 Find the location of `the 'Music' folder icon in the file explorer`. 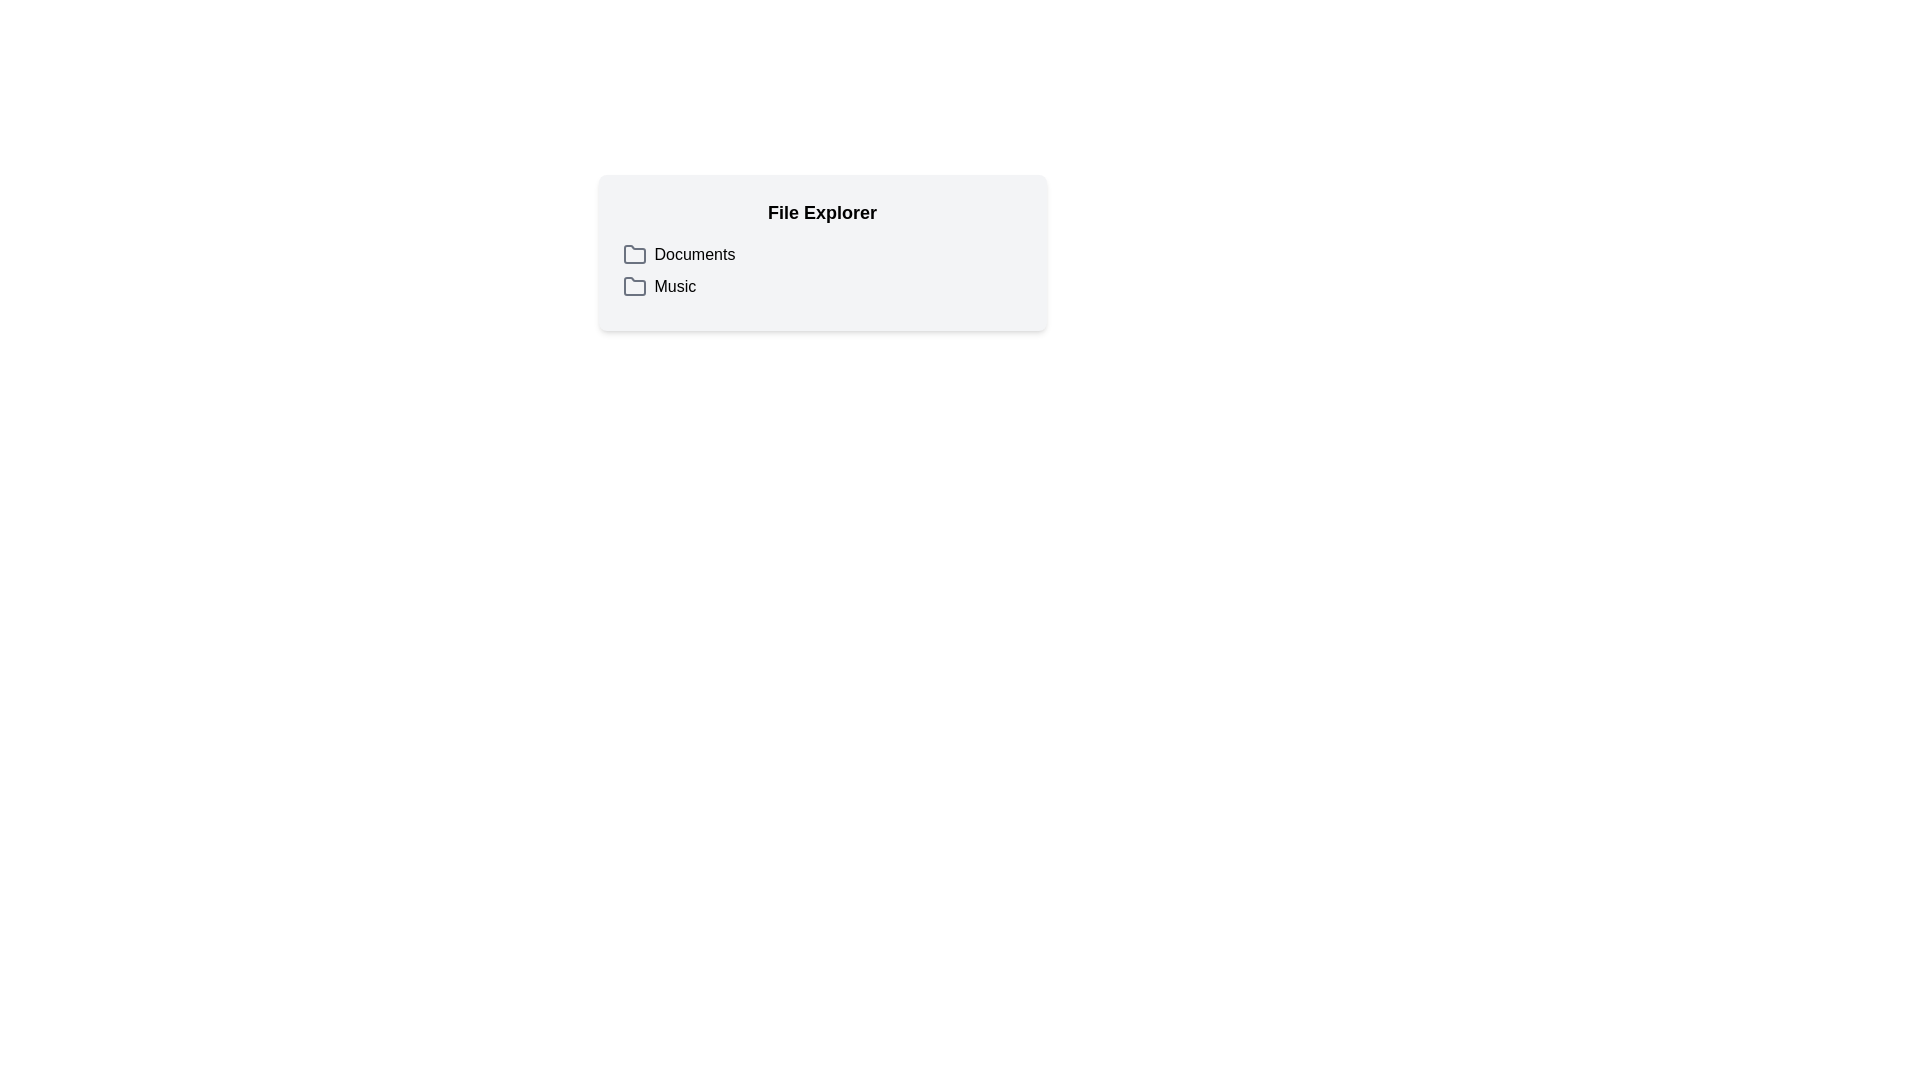

the 'Music' folder icon in the file explorer is located at coordinates (633, 286).